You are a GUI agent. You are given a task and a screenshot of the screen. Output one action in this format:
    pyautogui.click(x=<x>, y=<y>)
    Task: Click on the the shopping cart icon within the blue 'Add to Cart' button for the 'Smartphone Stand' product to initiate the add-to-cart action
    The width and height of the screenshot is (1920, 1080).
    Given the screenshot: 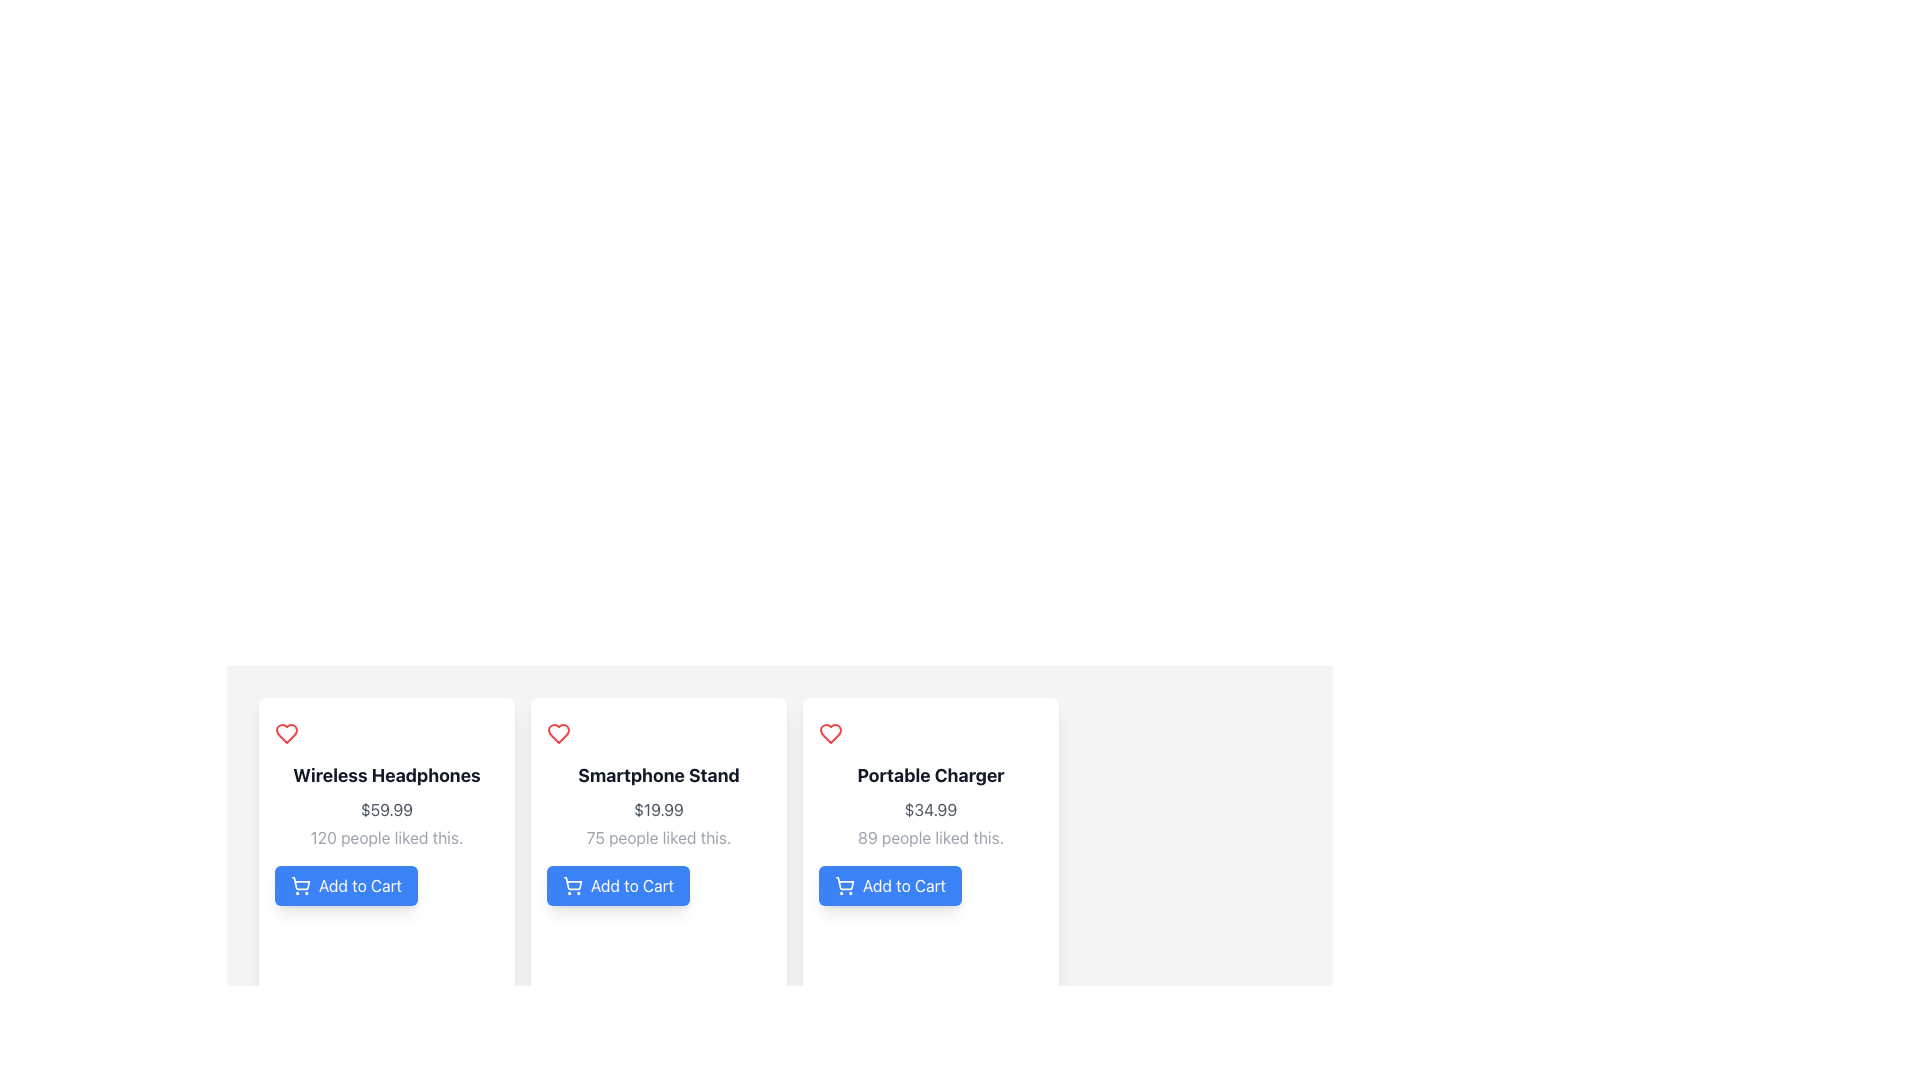 What is the action you would take?
    pyautogui.click(x=571, y=885)
    